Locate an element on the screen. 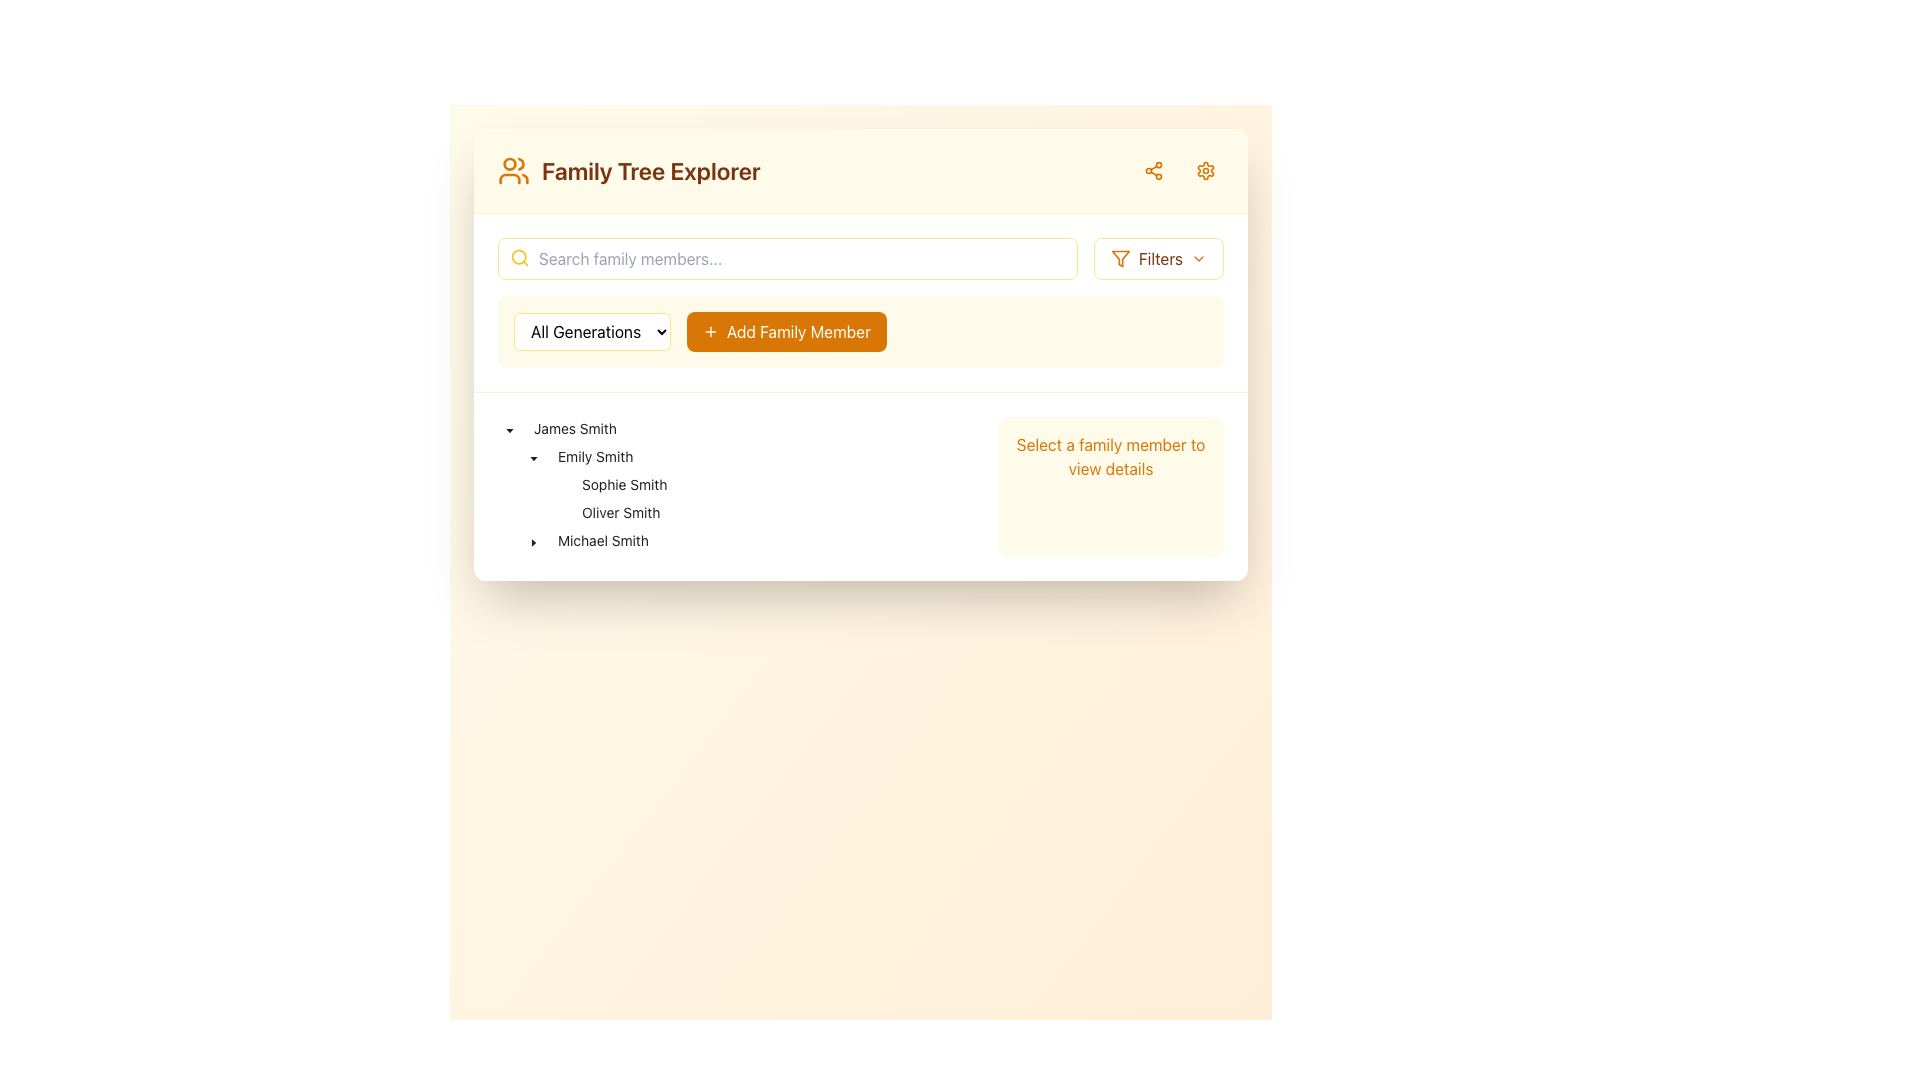  the center of the gear/settings icon, which is a small circular icon in amber color located at the top-right corner of the user interface is located at coordinates (1204, 169).